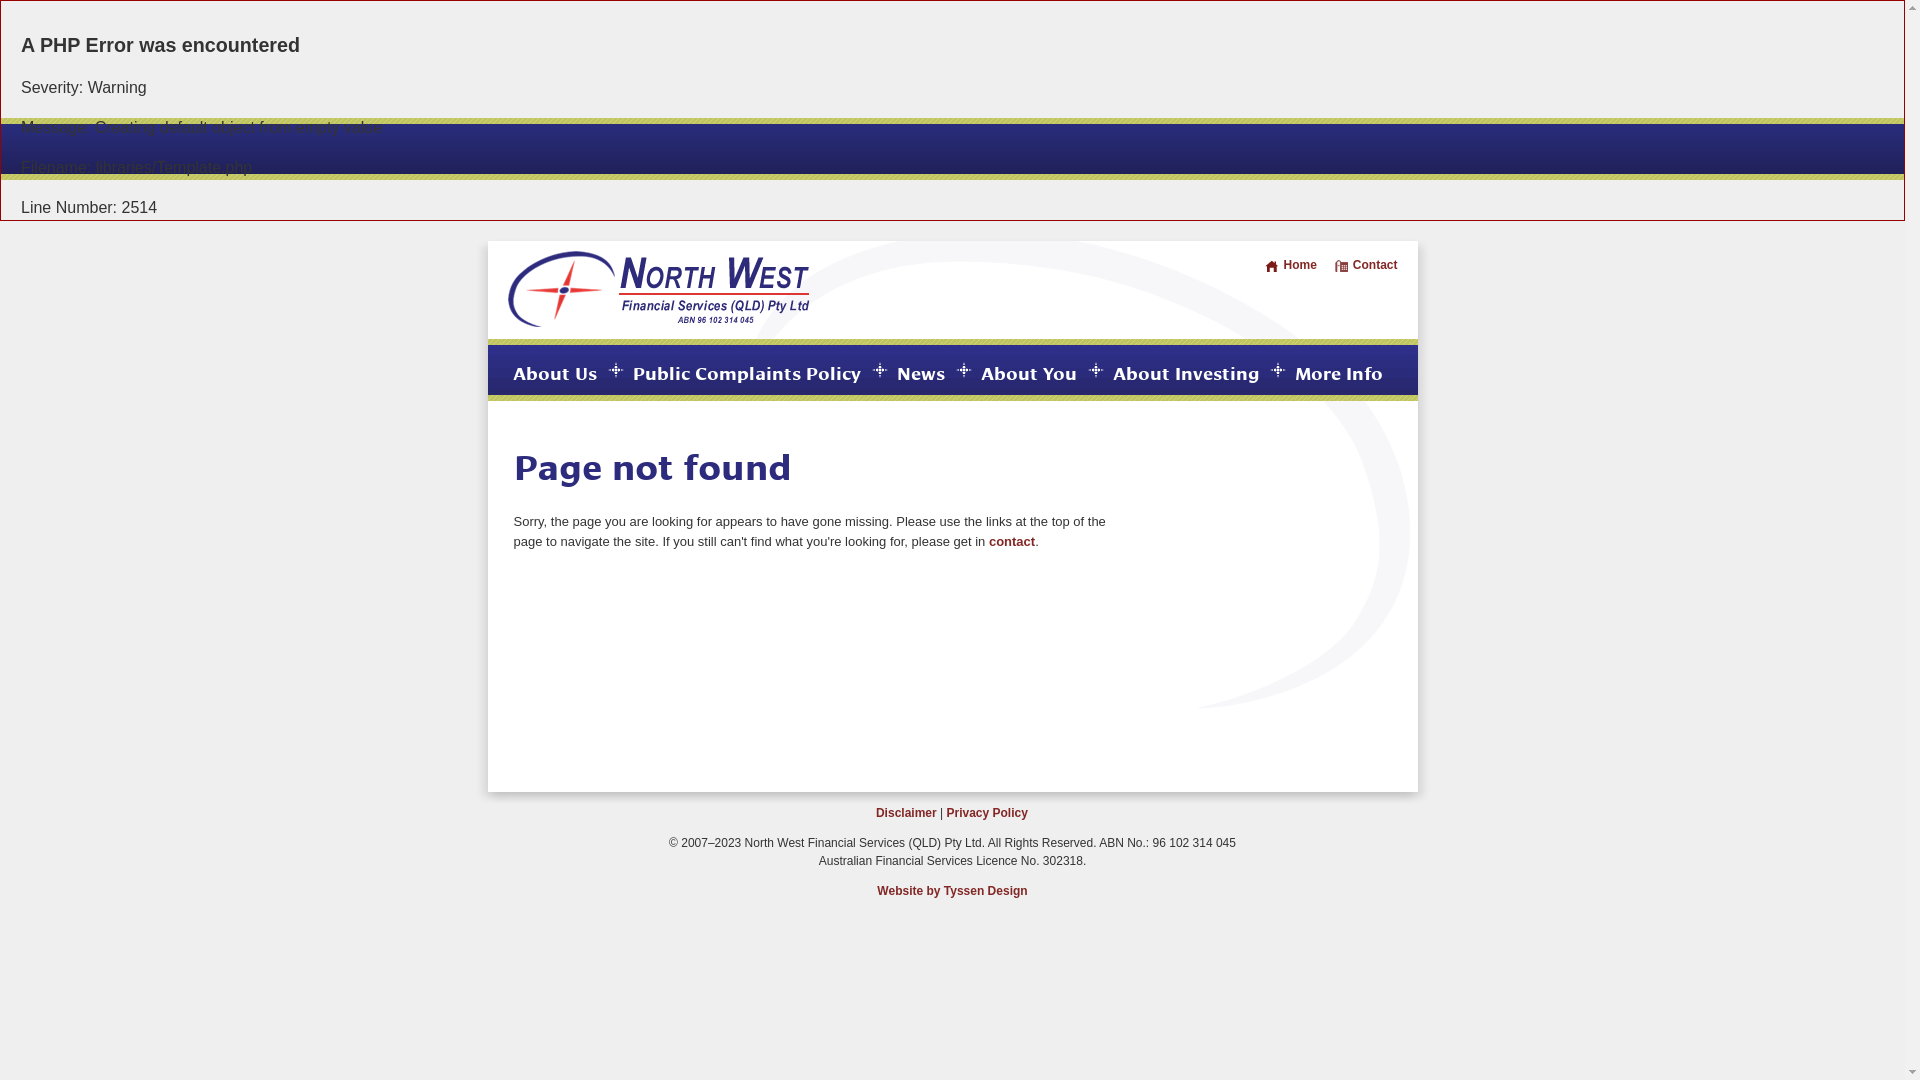 The image size is (1920, 1080). I want to click on 'Privacy Policy', so click(986, 813).